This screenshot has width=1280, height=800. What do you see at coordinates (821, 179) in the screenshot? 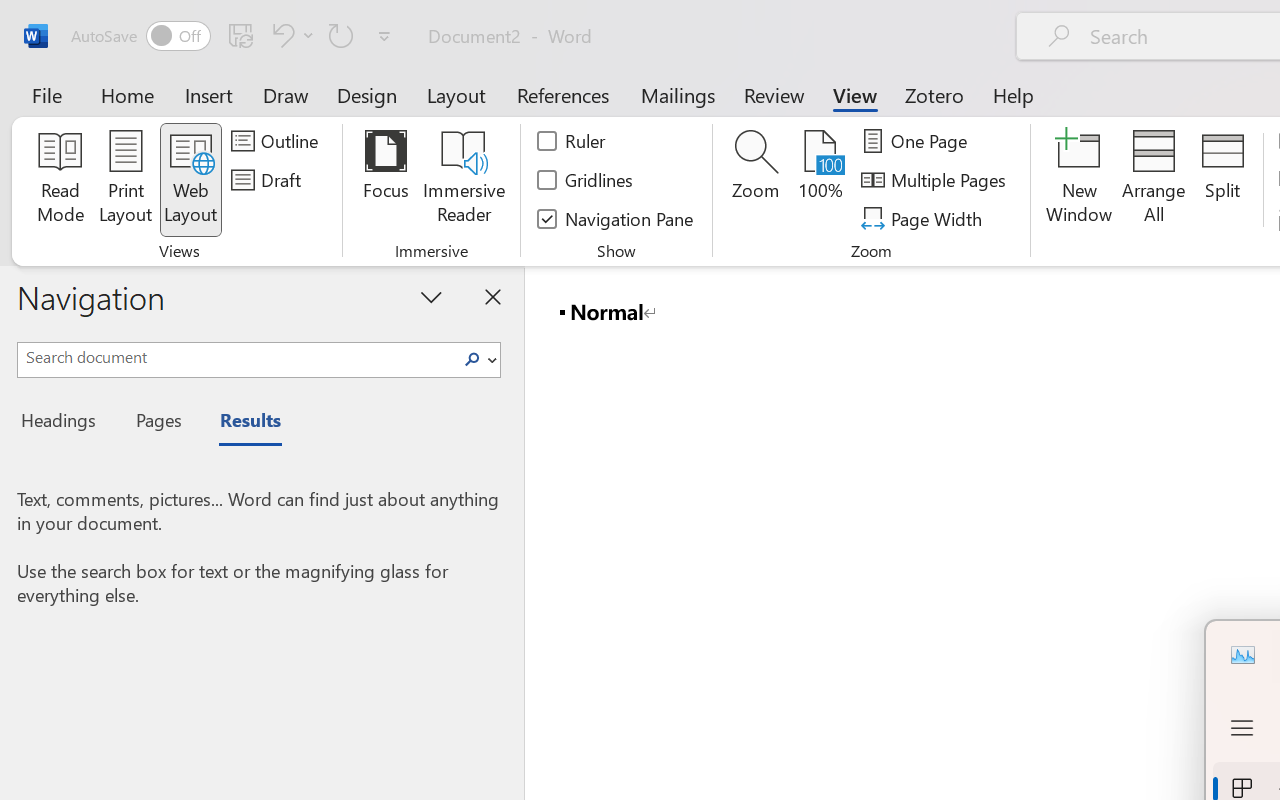
I see `'100%'` at bounding box center [821, 179].